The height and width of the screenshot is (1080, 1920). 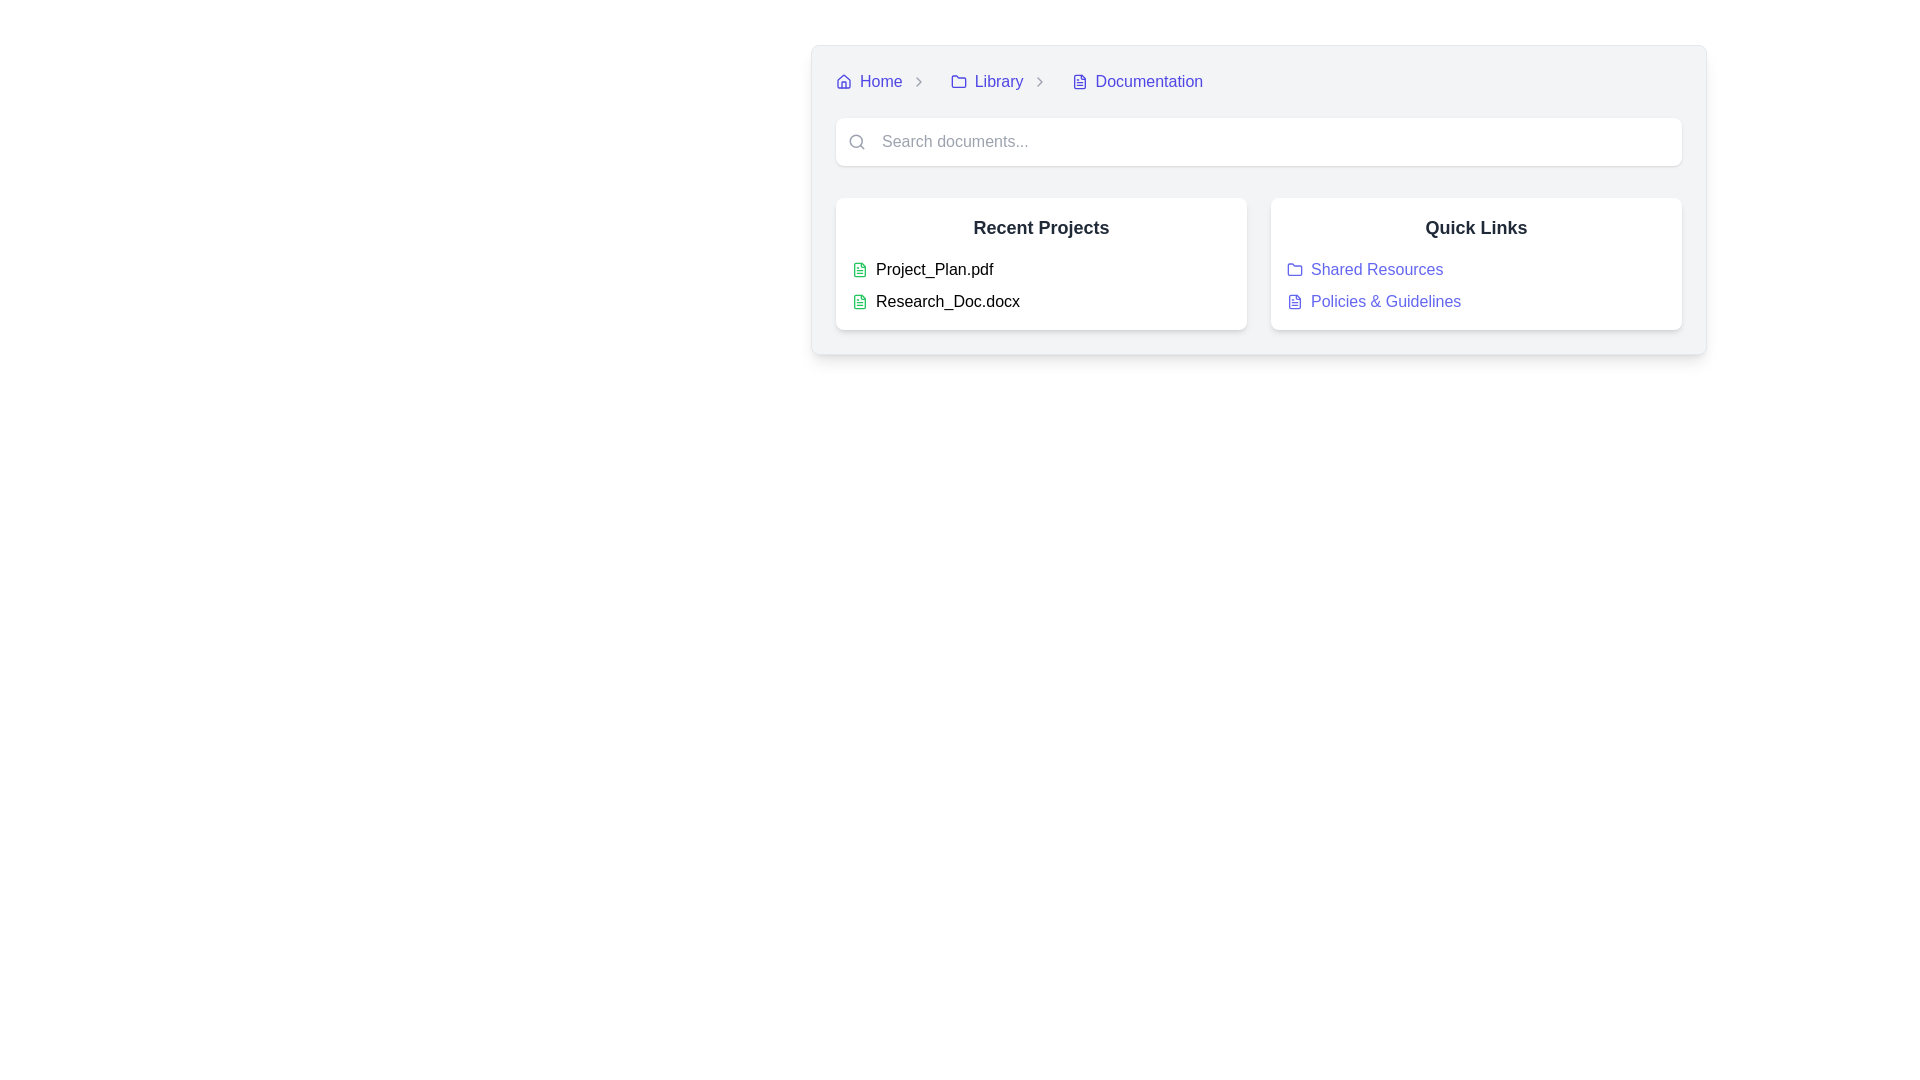 What do you see at coordinates (1476, 226) in the screenshot?
I see `the 'Quick Links' text label, which is styled in bold and large dark gray font and positioned above the links 'Shared Resources' and 'Policies & Guidelines'` at bounding box center [1476, 226].